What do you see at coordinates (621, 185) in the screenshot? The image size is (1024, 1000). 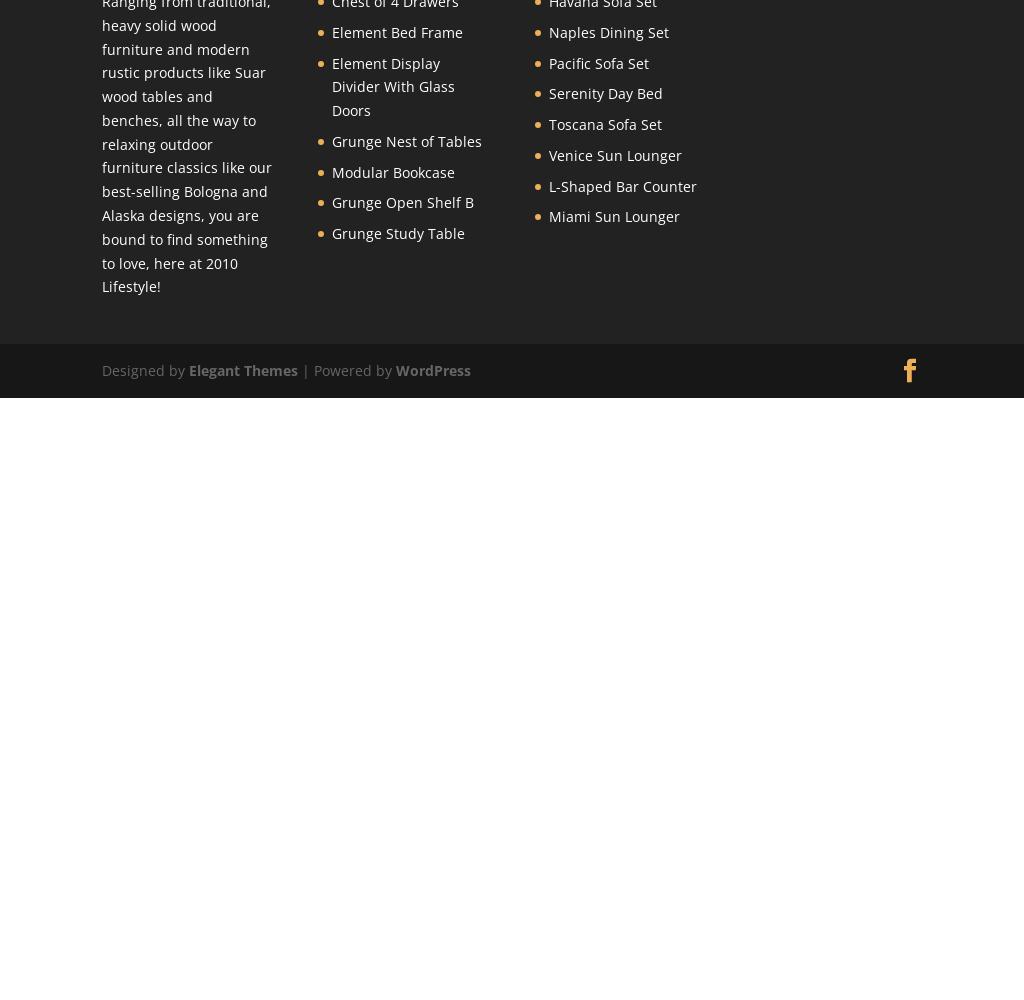 I see `'L-Shaped Bar Counter'` at bounding box center [621, 185].